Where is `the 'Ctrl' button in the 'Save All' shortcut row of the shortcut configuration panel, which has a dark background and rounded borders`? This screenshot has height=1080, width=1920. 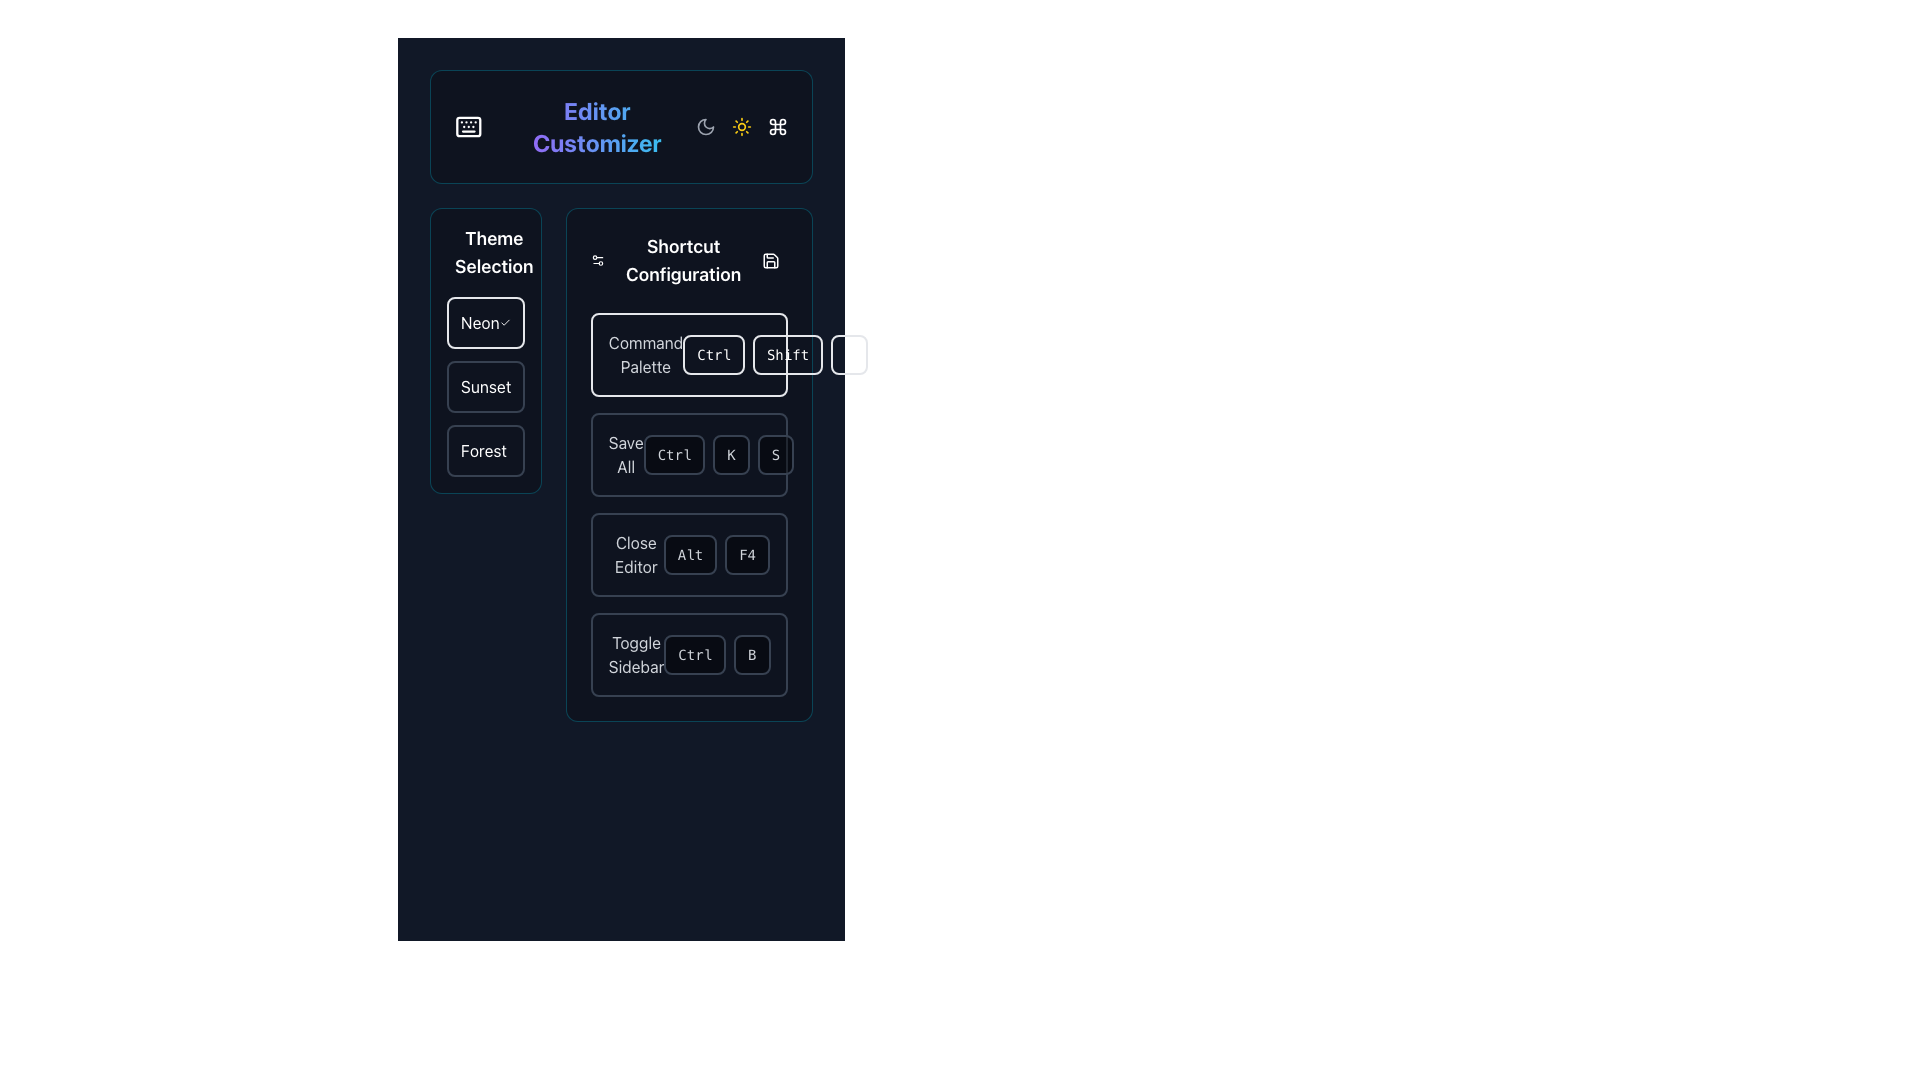 the 'Ctrl' button in the 'Save All' shortcut row of the shortcut configuration panel, which has a dark background and rounded borders is located at coordinates (689, 455).